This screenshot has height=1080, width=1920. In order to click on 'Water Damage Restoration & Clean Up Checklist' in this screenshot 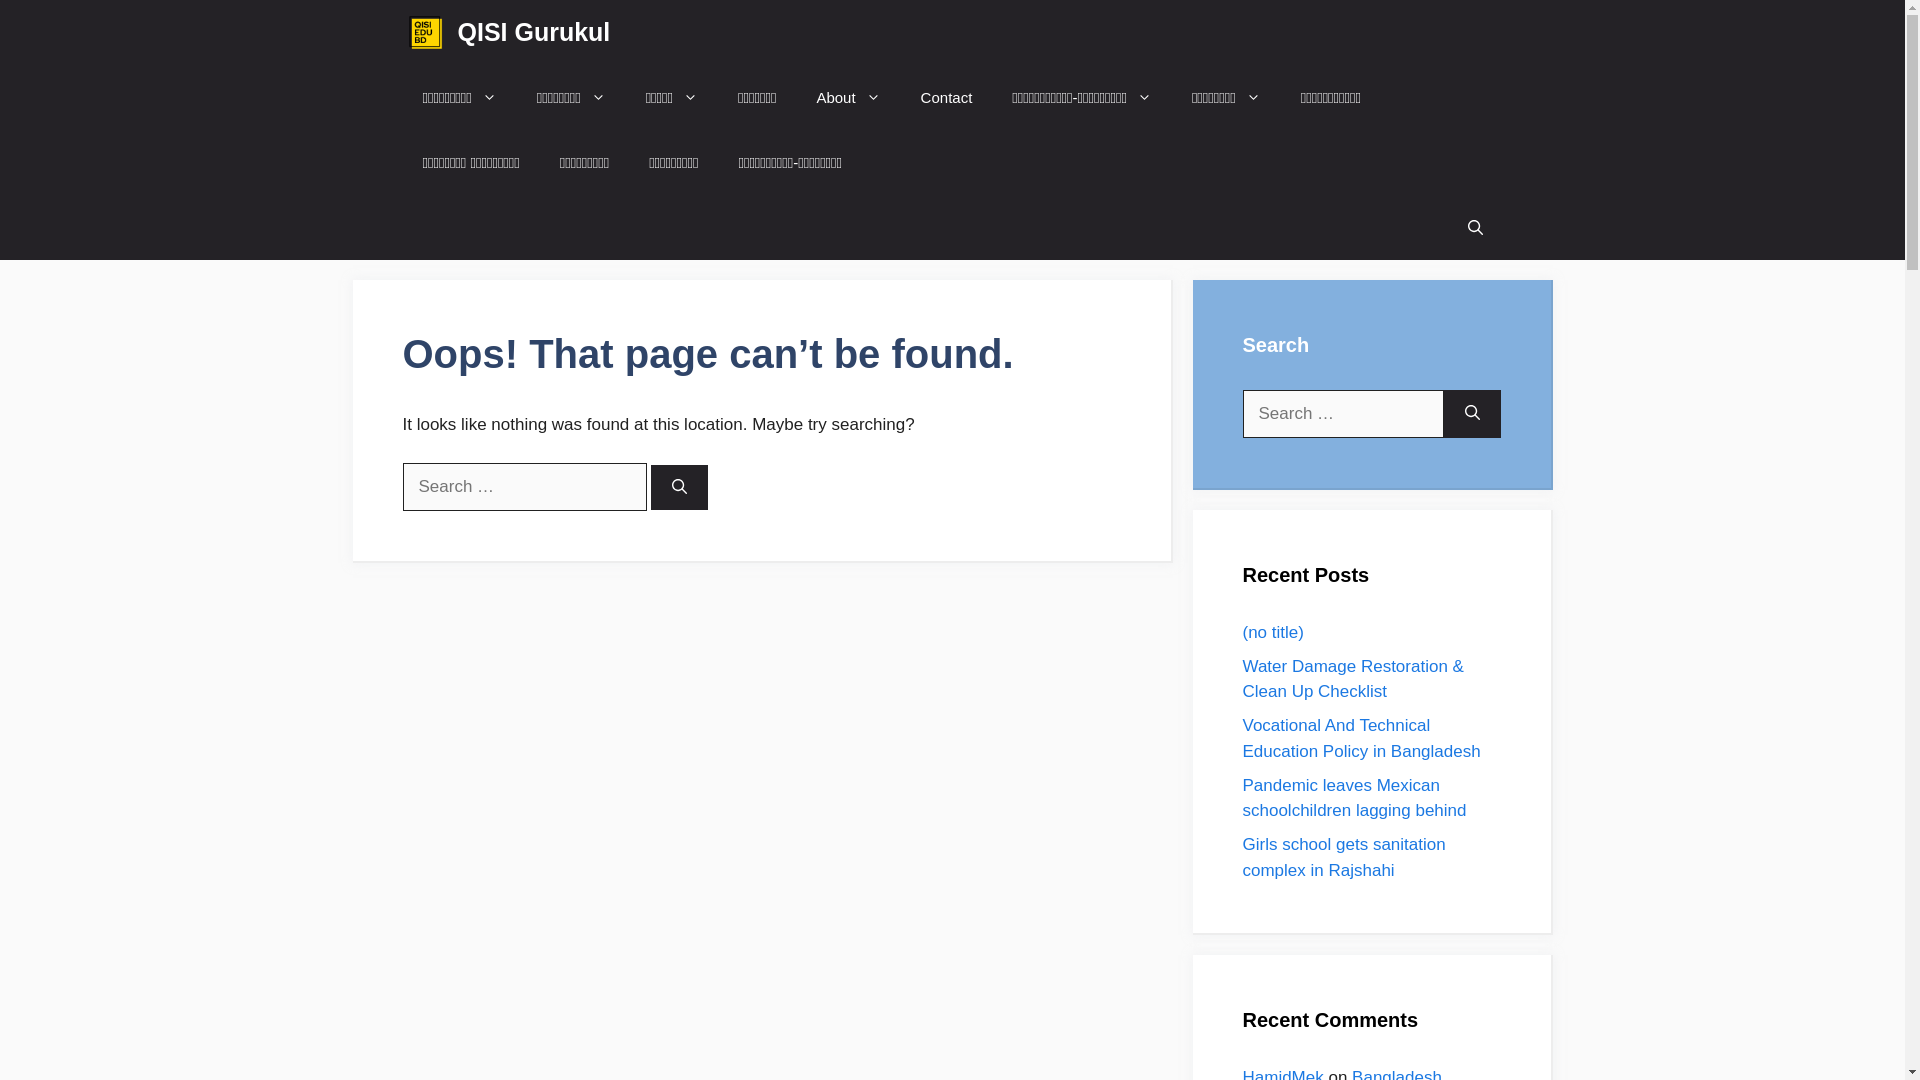, I will do `click(1241, 677)`.